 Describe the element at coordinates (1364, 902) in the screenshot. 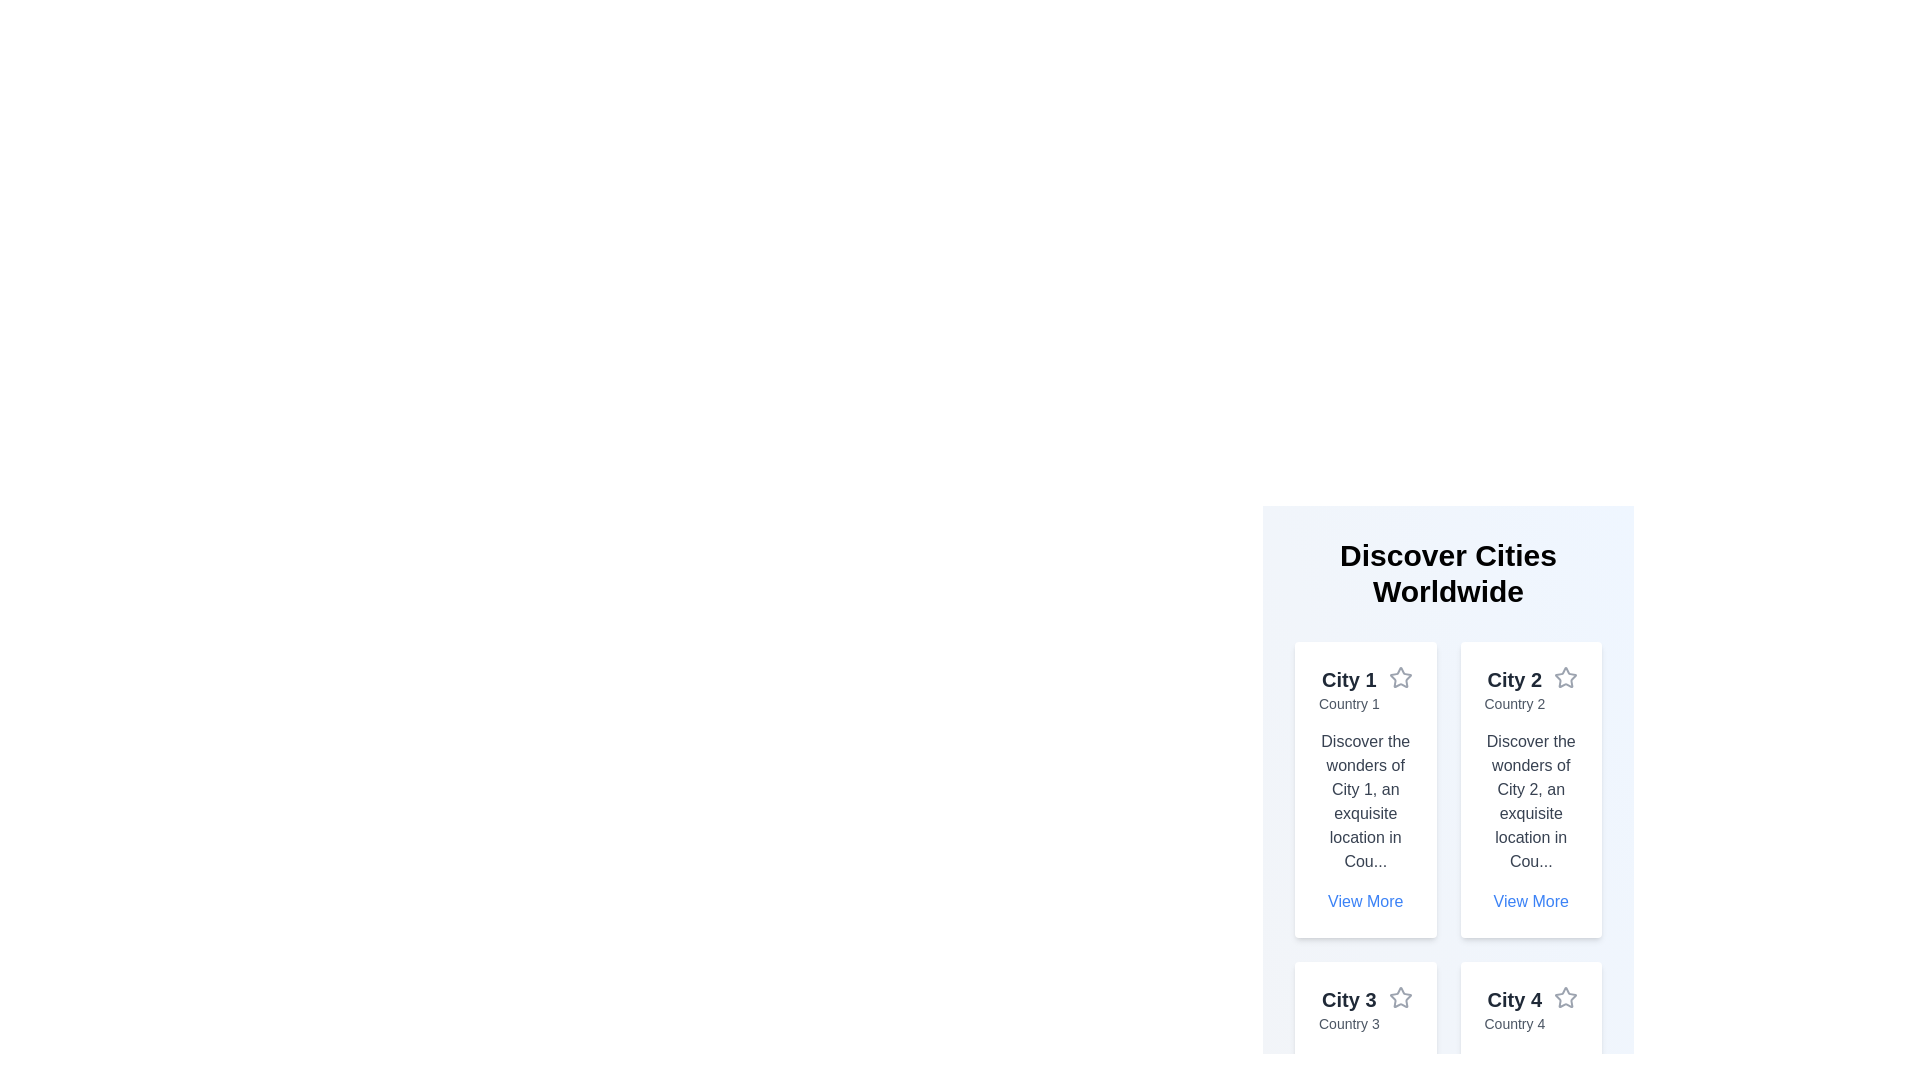

I see `the Text link at the bottom-right corner of the card for 'City 1'` at that location.